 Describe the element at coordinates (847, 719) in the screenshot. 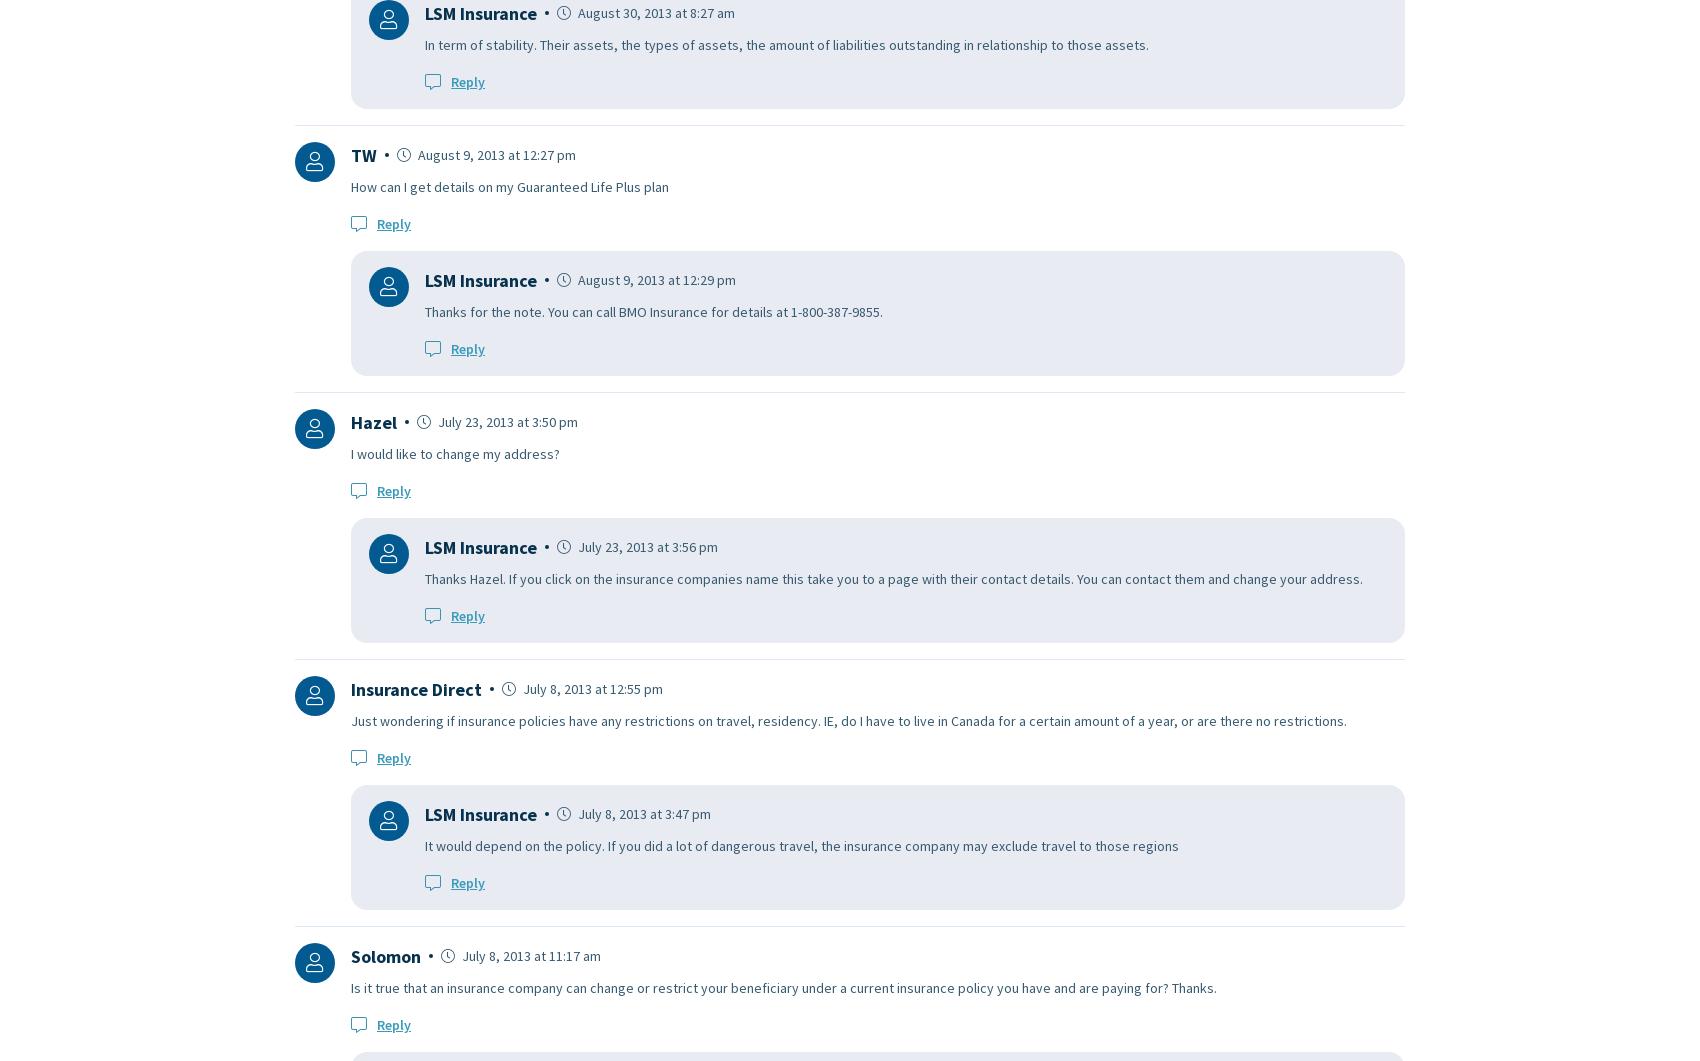

I see `'Just wondering if insurance policies have any restrictions on travel, residency. IE, do I have to live in Canada for a certain amount of a year, or are there no restrictions.'` at that location.